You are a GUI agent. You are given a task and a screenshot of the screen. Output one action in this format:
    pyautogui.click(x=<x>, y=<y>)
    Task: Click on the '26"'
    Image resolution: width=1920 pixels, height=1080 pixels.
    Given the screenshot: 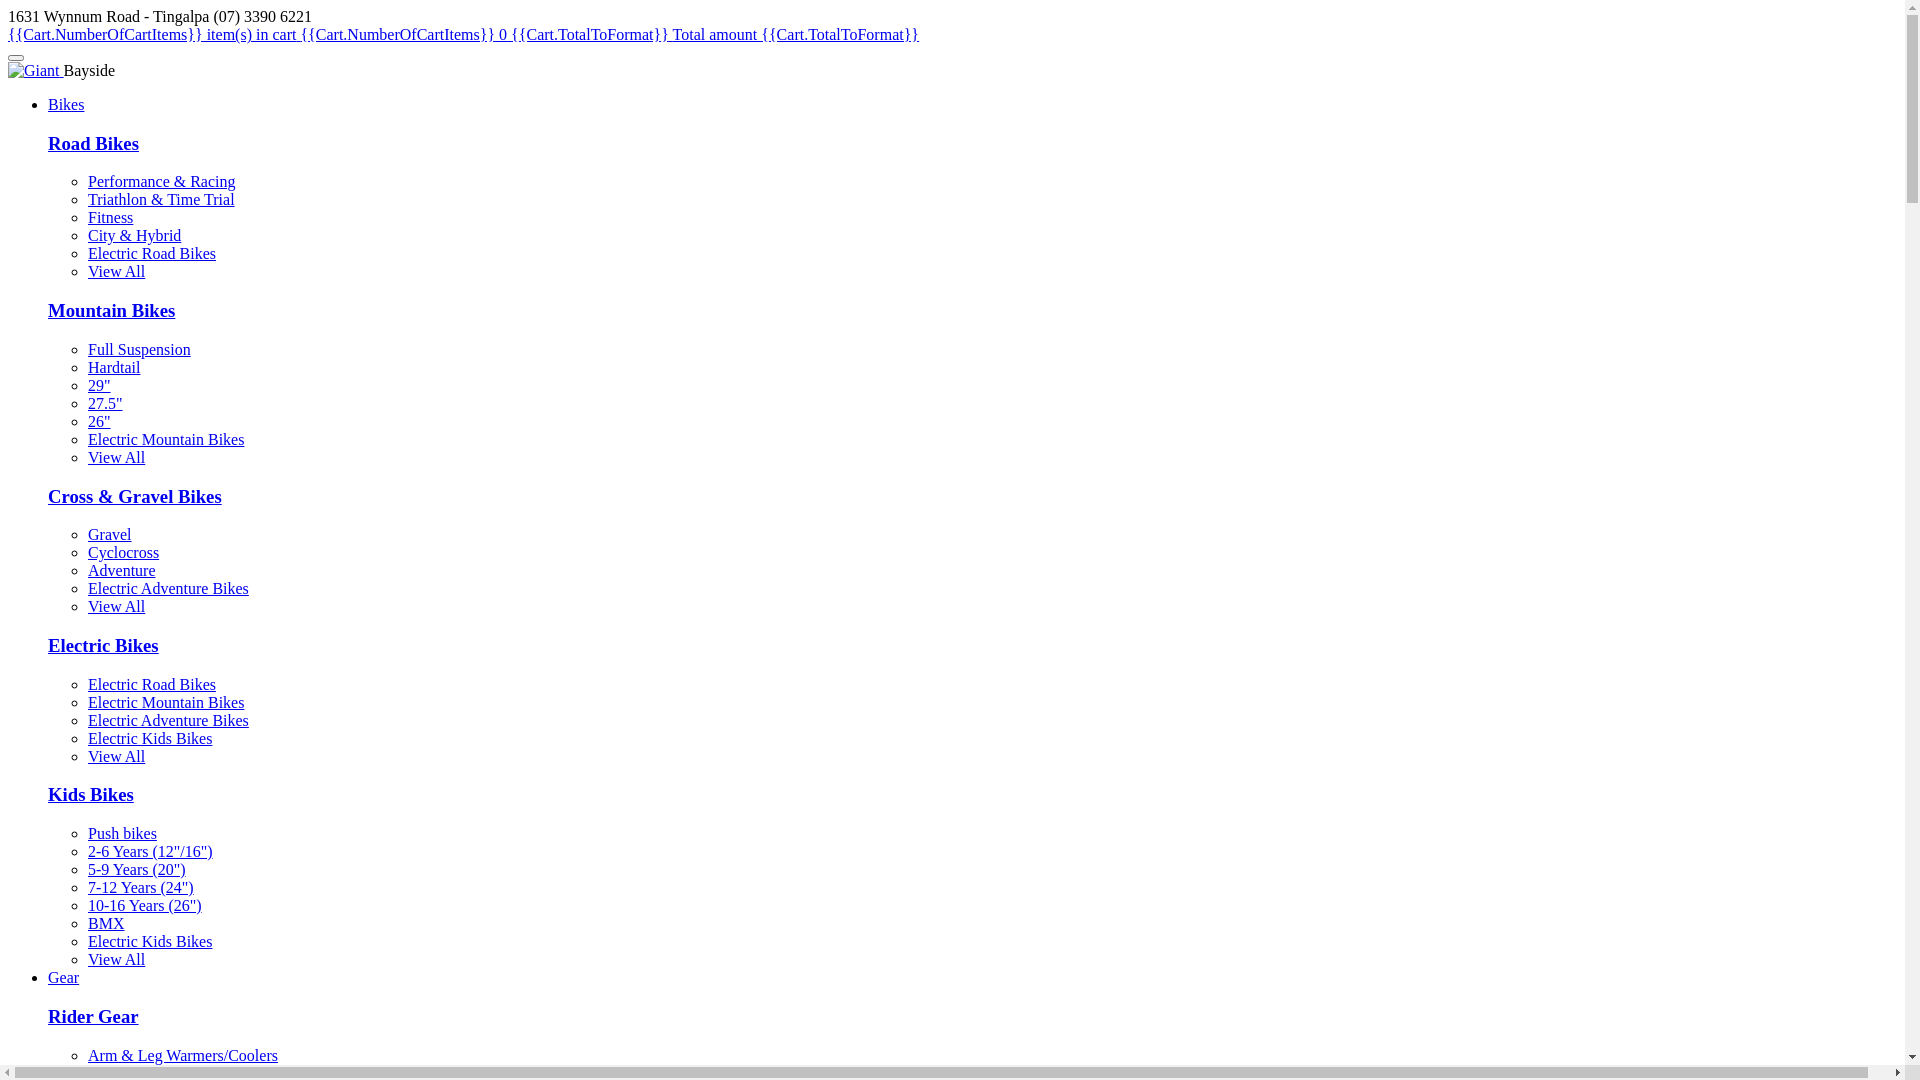 What is the action you would take?
    pyautogui.click(x=98, y=420)
    